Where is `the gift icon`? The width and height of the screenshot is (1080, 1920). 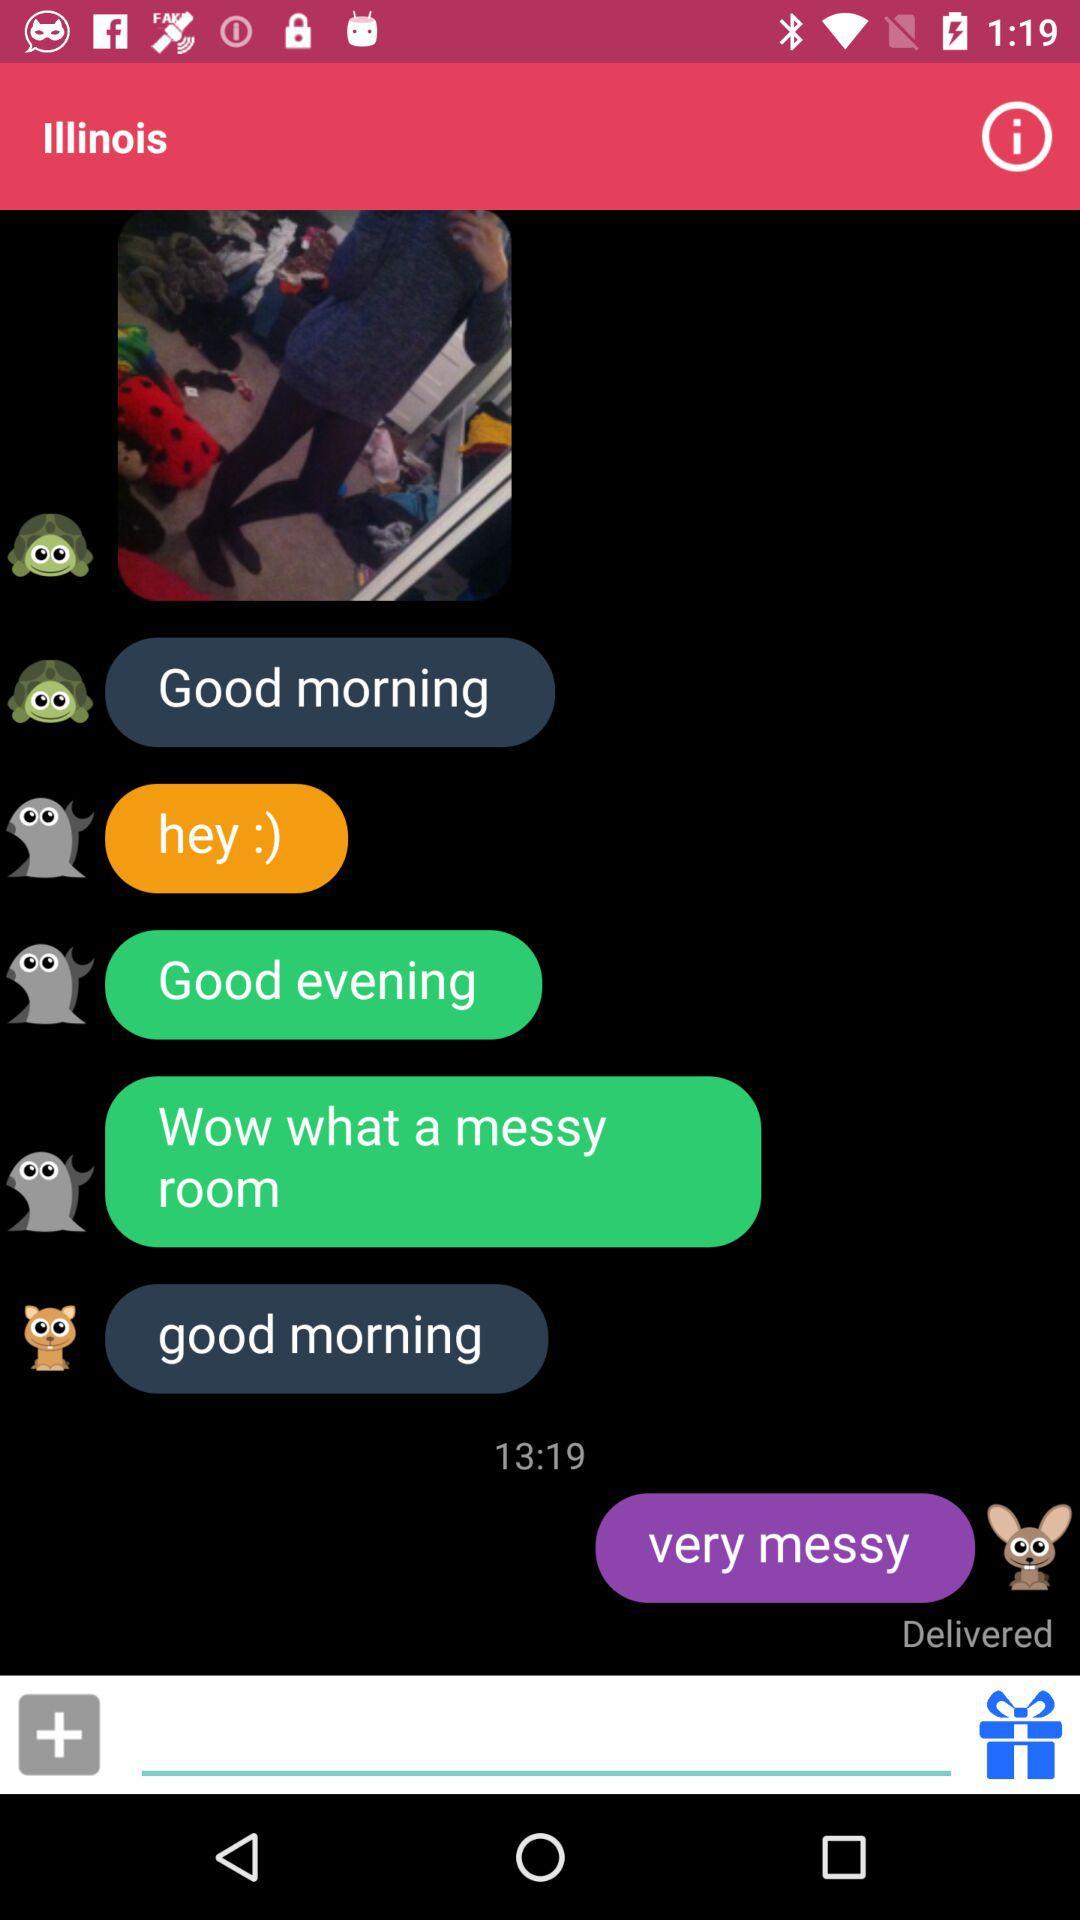 the gift icon is located at coordinates (1020, 1733).